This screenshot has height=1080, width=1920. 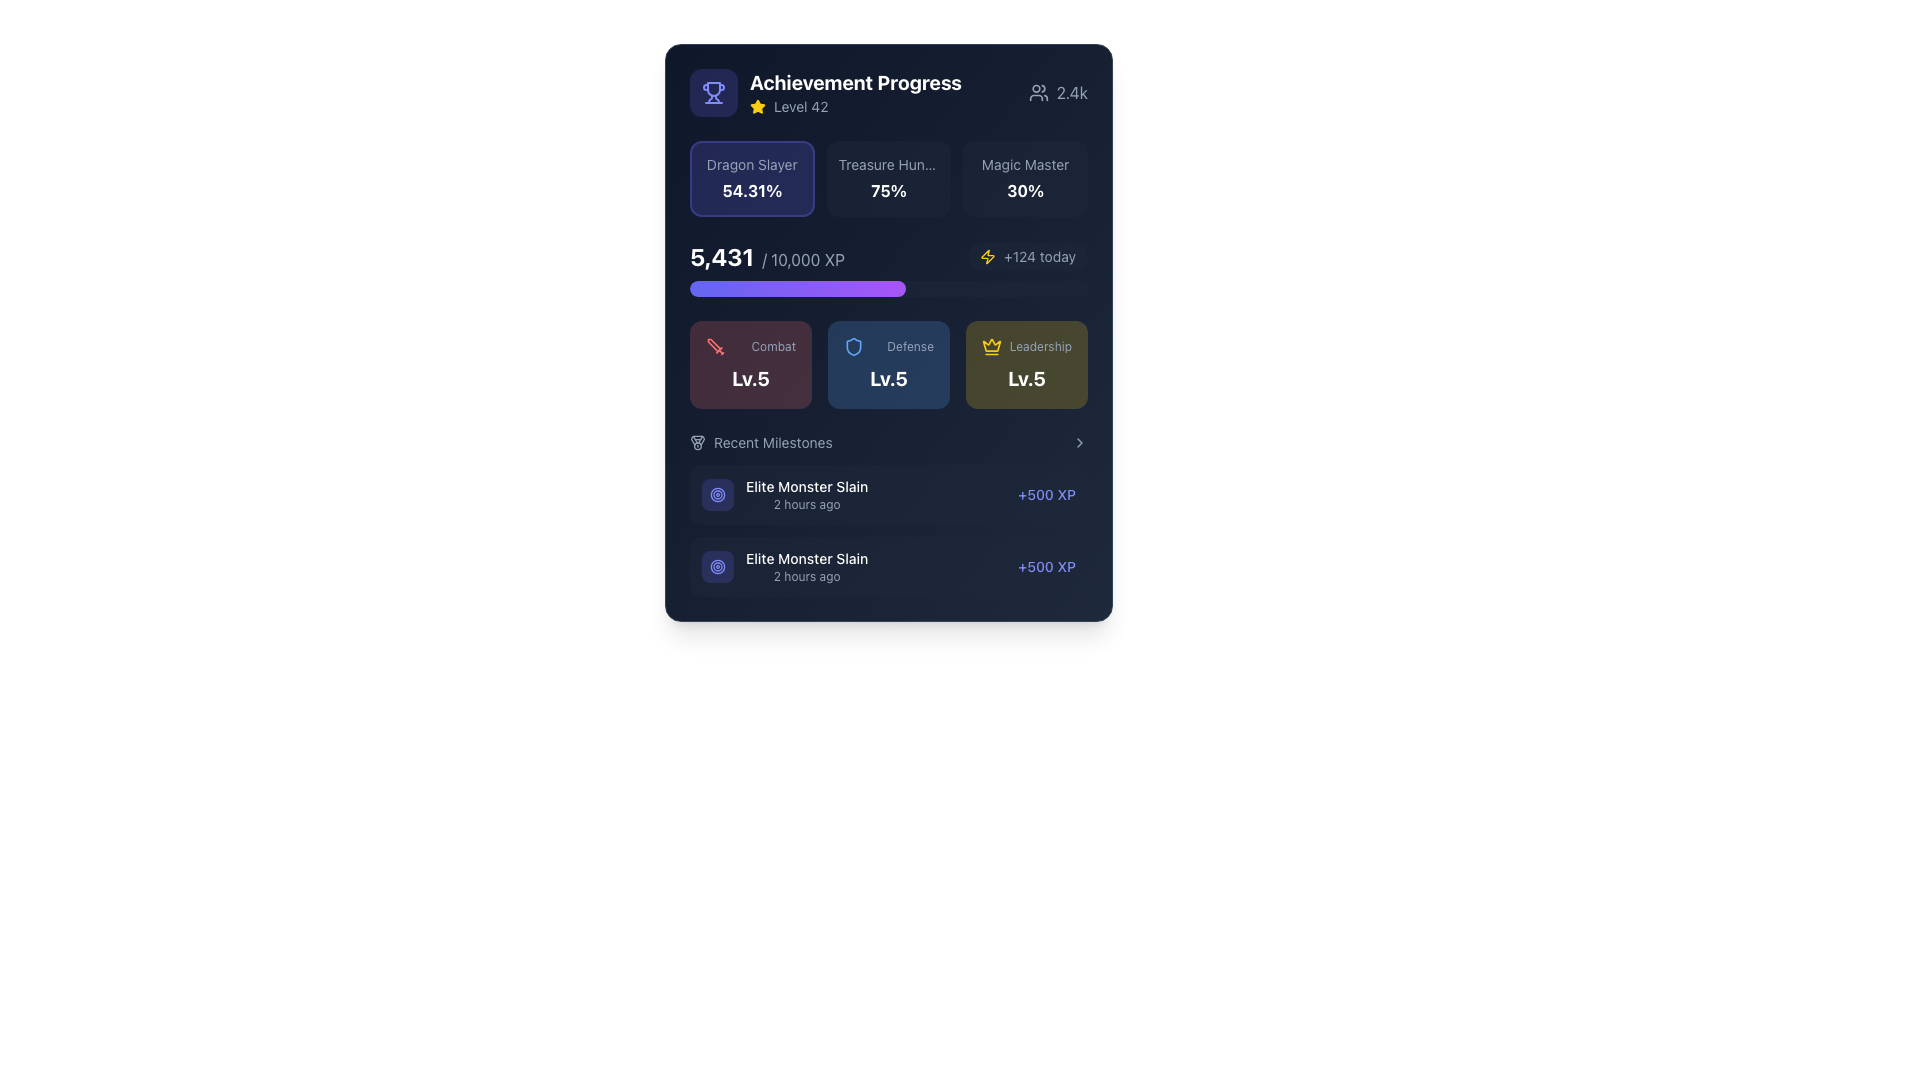 I want to click on the decorative icon with concentric circles and a central dot, which is indigo in color, located in the 'Recent Milestones' section next to 'Elite Monster Slain', so click(x=718, y=494).